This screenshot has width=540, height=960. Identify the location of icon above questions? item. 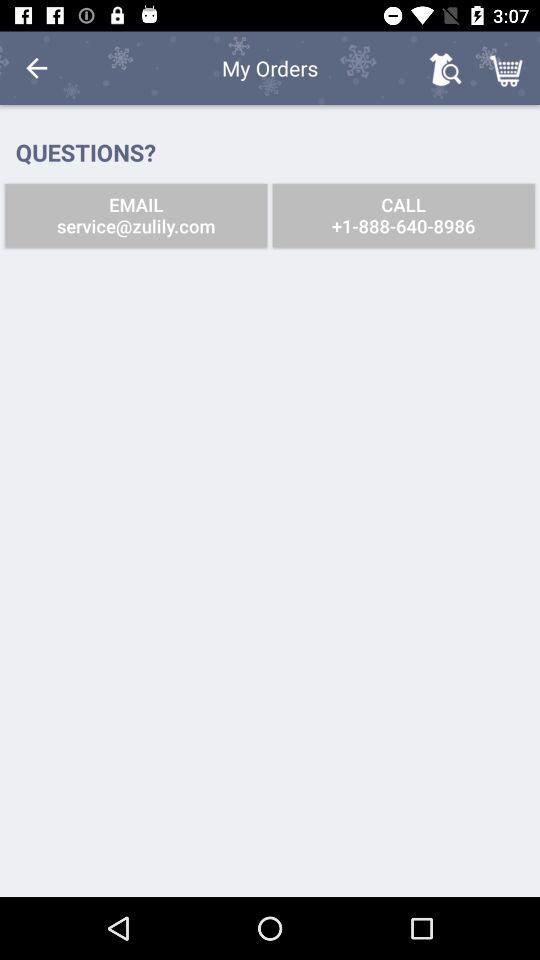
(36, 68).